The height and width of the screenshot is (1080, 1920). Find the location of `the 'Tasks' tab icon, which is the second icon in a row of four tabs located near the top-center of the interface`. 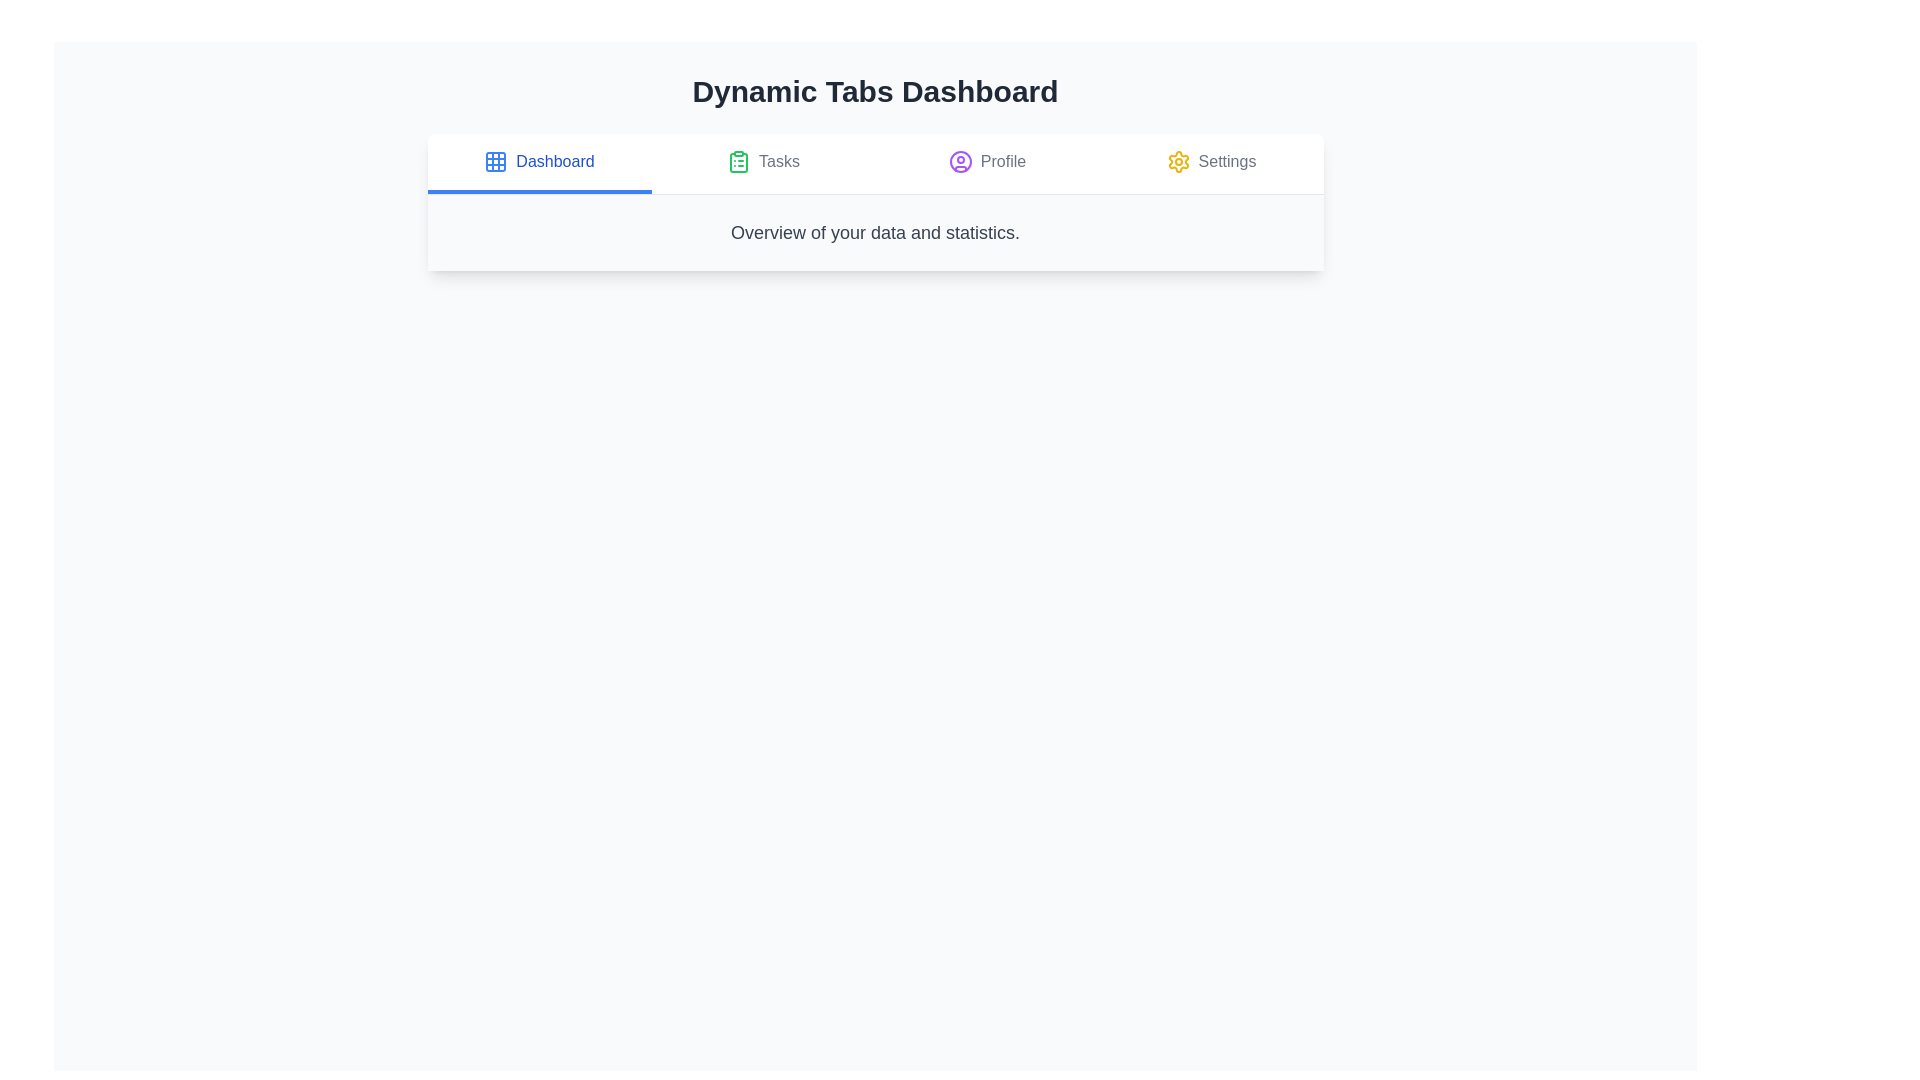

the 'Tasks' tab icon, which is the second icon in a row of four tabs located near the top-center of the interface is located at coordinates (738, 161).